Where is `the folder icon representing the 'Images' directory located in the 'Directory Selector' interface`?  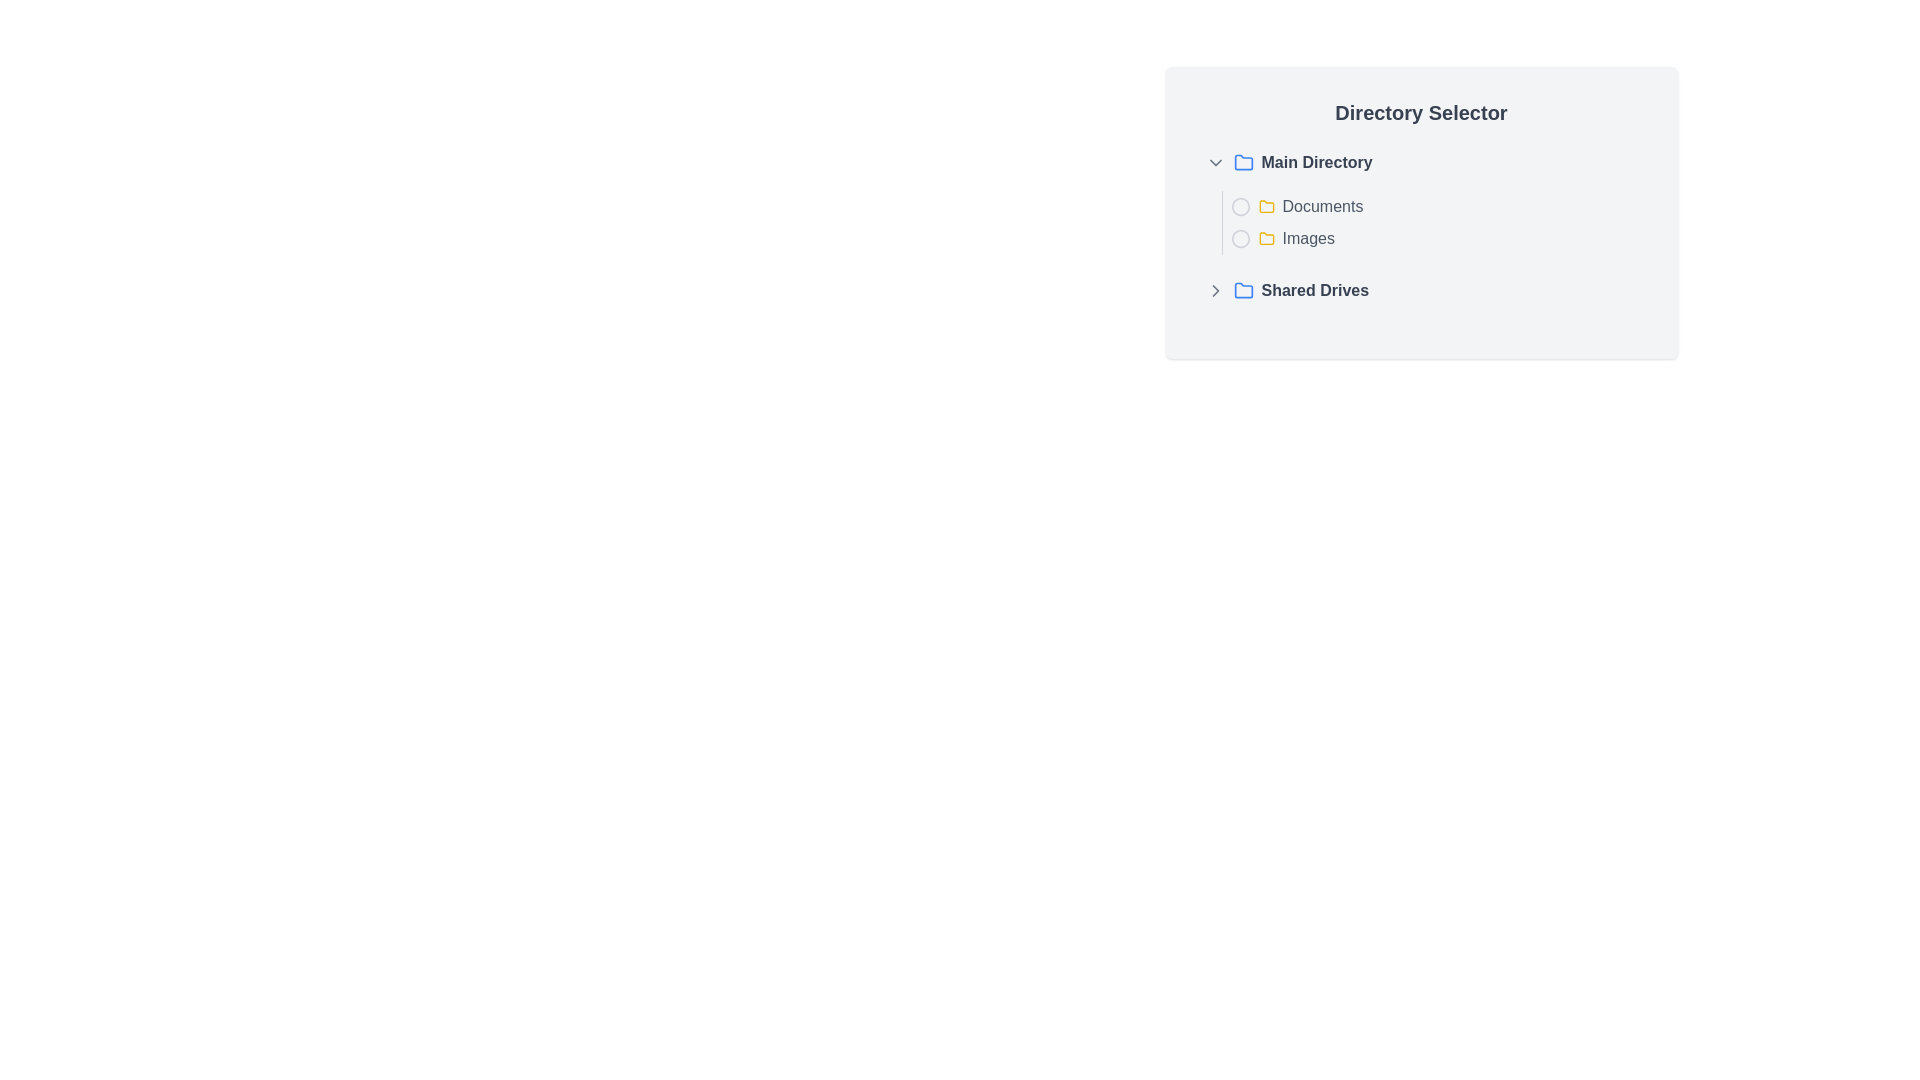 the folder icon representing the 'Images' directory located in the 'Directory Selector' interface is located at coordinates (1265, 237).